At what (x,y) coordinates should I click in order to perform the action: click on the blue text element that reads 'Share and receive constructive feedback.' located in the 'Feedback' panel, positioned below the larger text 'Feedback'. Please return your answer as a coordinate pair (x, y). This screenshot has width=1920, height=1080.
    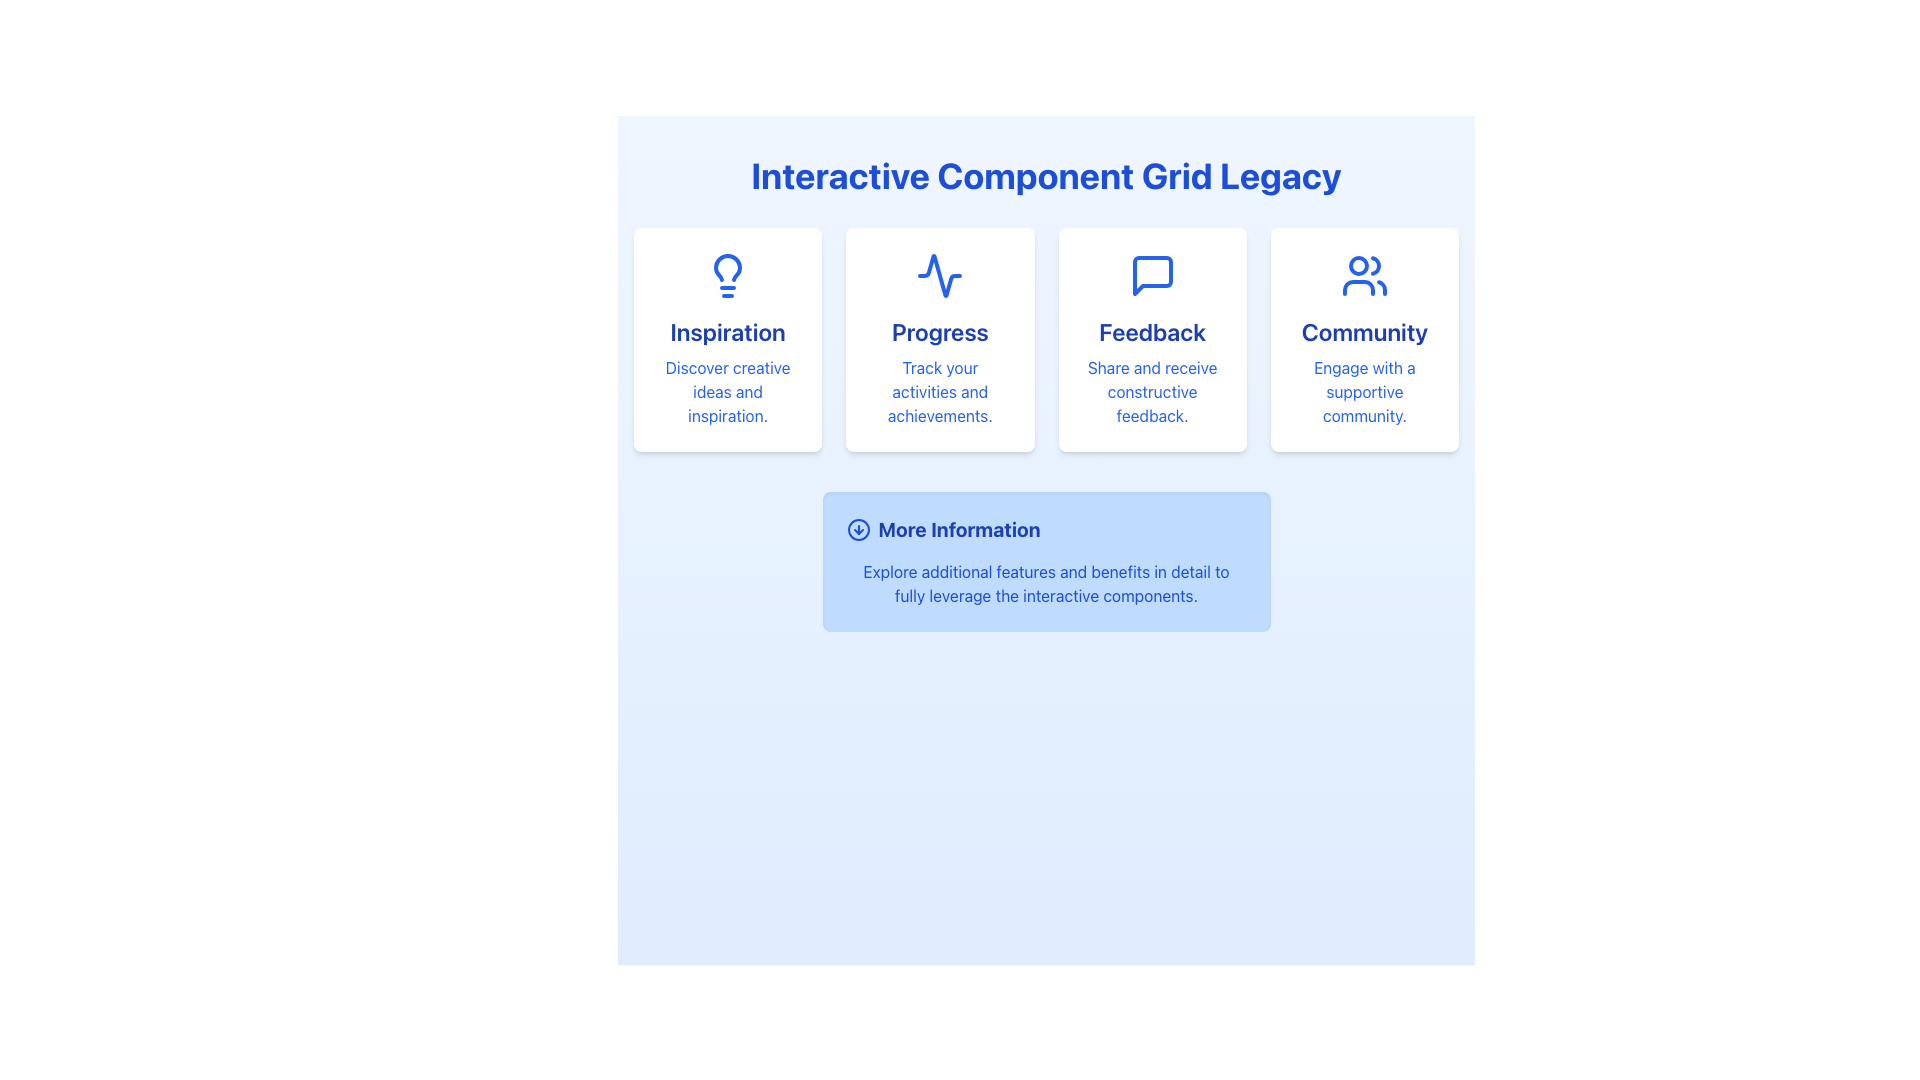
    Looking at the image, I should click on (1152, 392).